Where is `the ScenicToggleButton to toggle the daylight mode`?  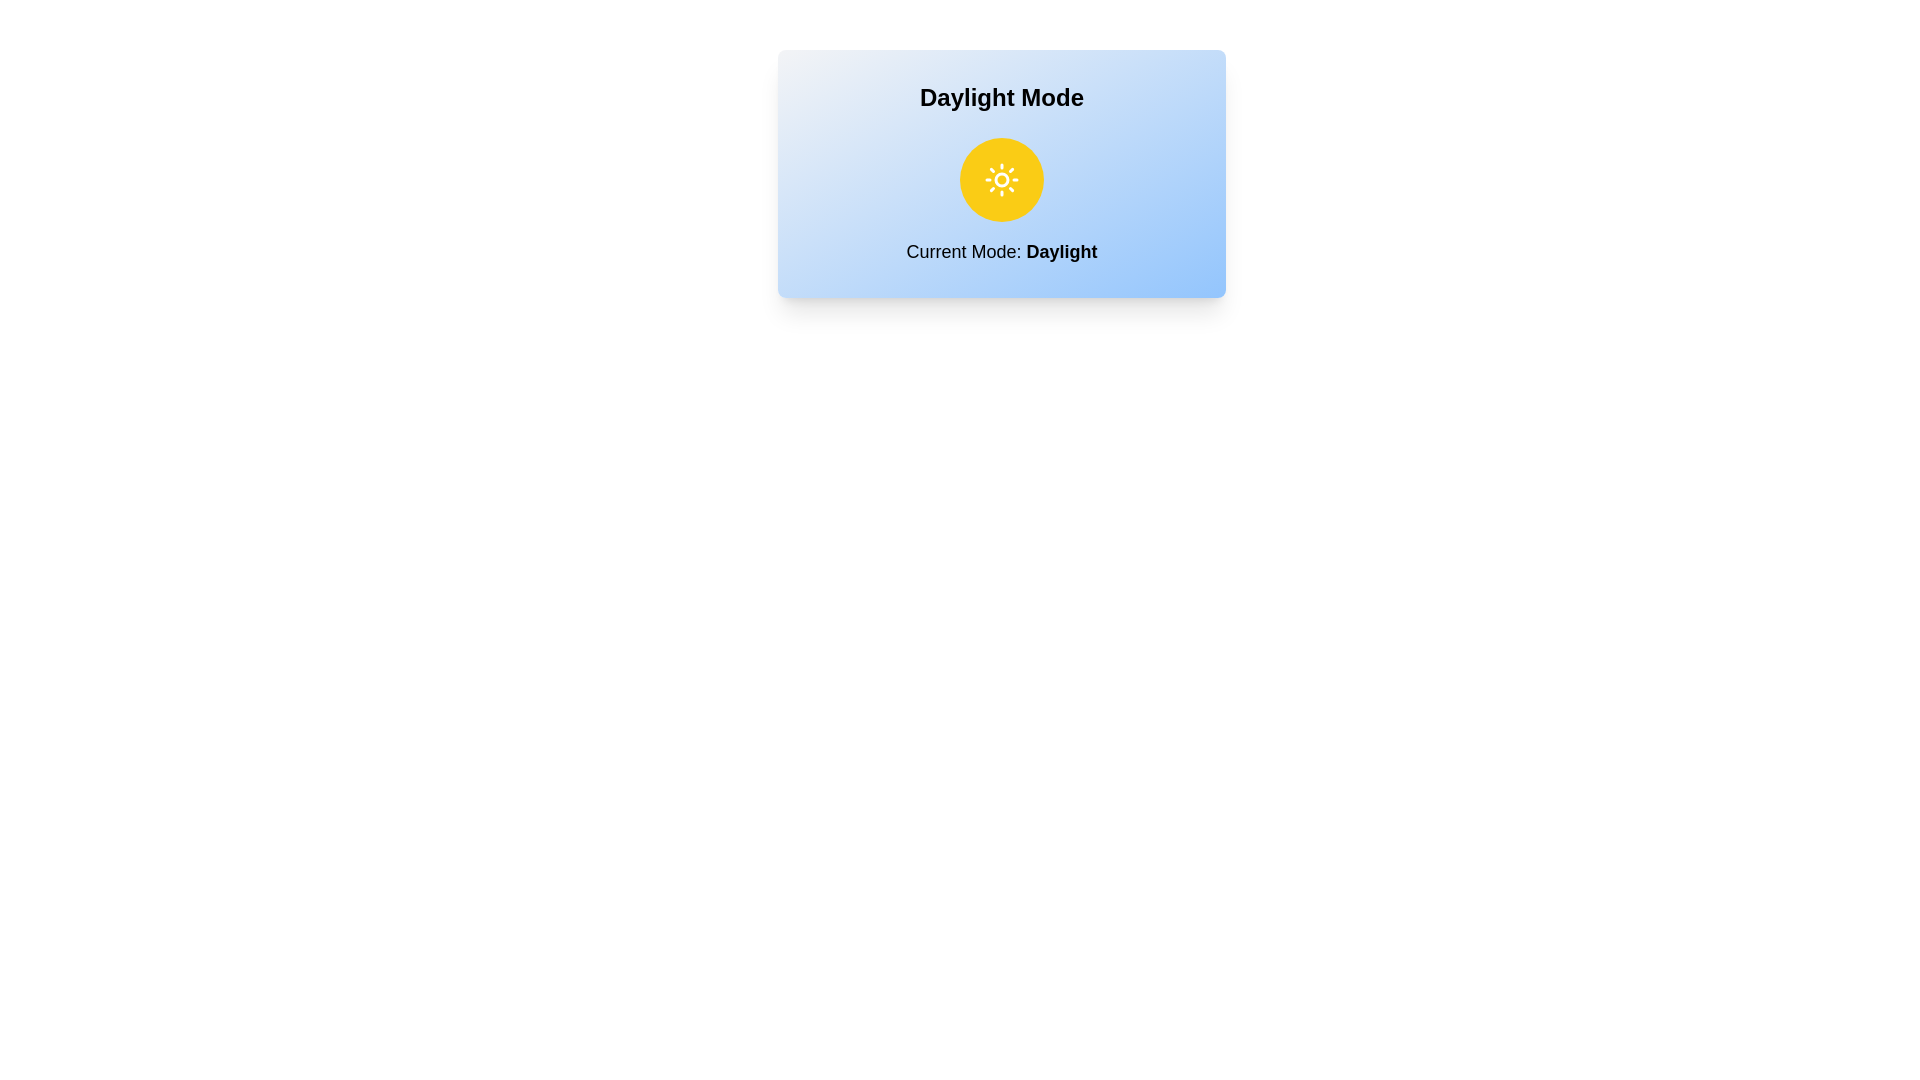
the ScenicToggleButton to toggle the daylight mode is located at coordinates (1002, 180).